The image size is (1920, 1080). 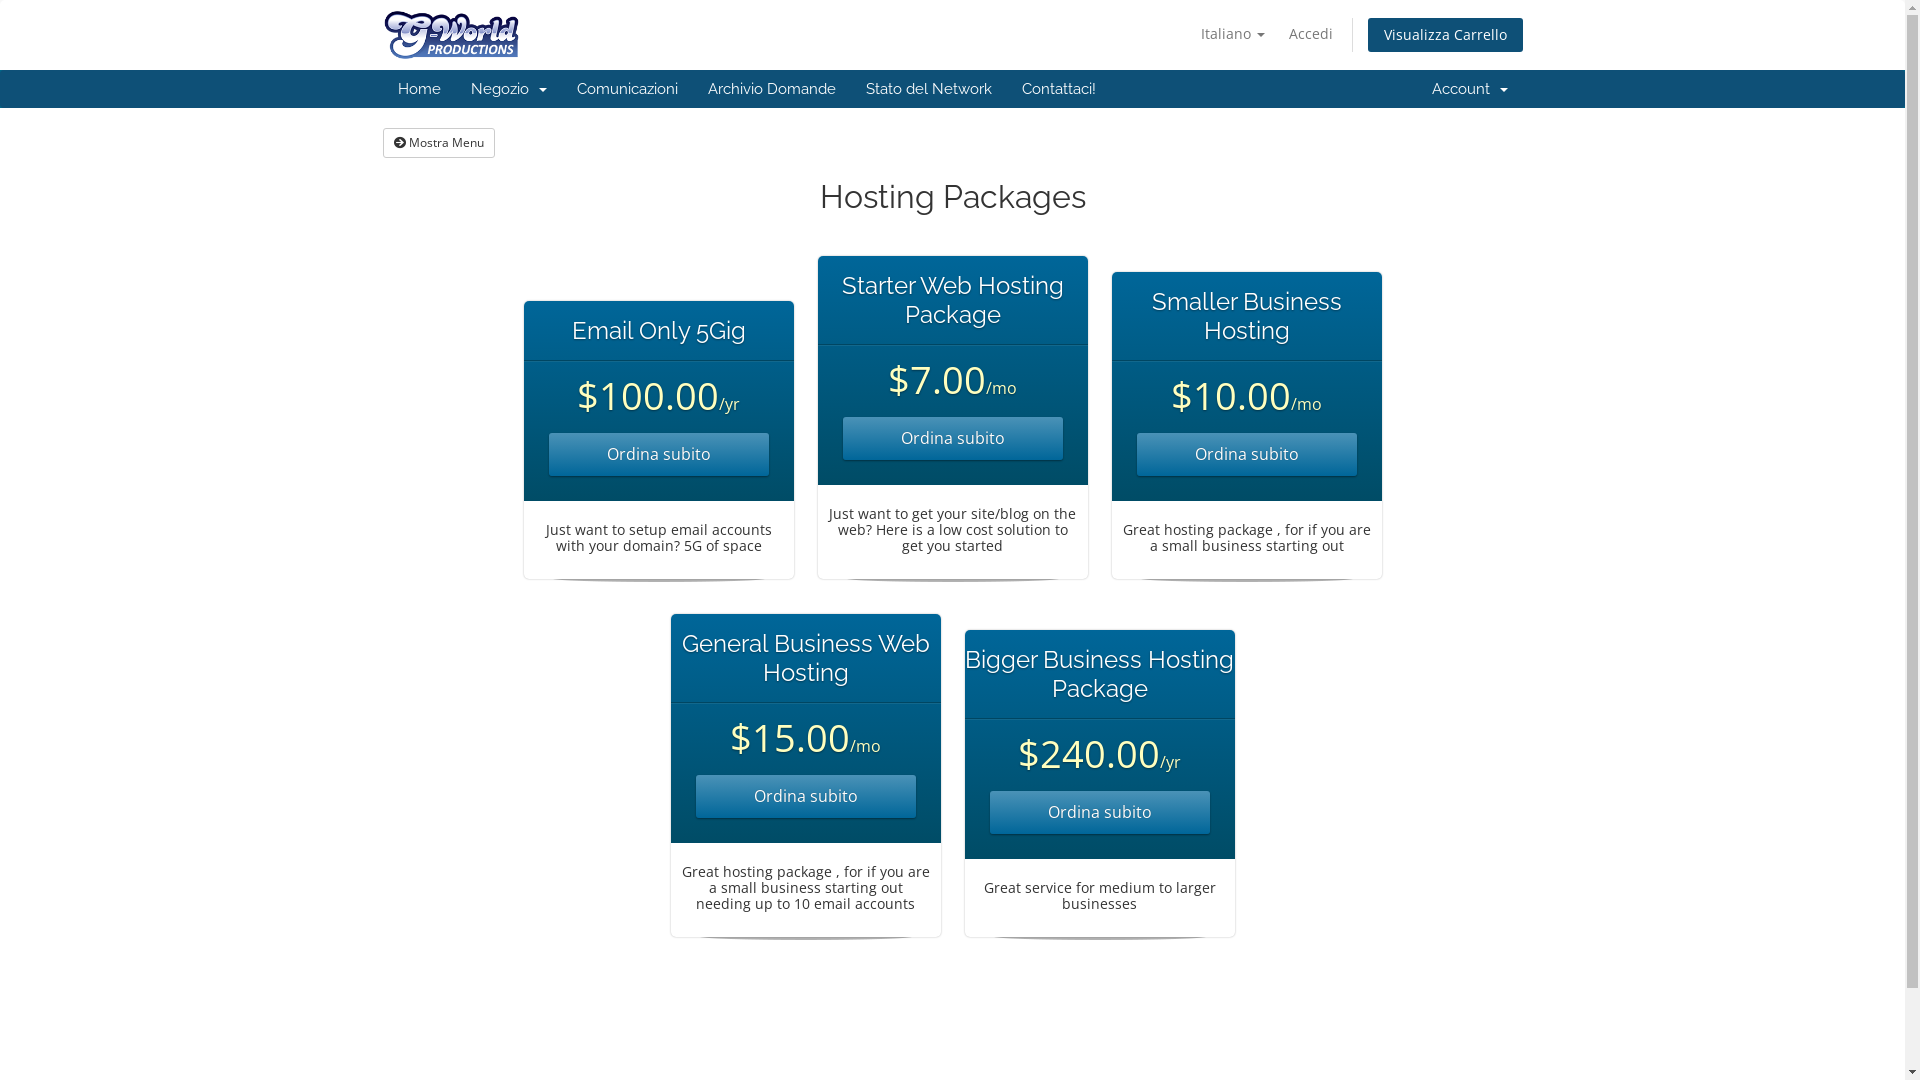 I want to click on 'Visualizza Carrello', so click(x=1445, y=34).